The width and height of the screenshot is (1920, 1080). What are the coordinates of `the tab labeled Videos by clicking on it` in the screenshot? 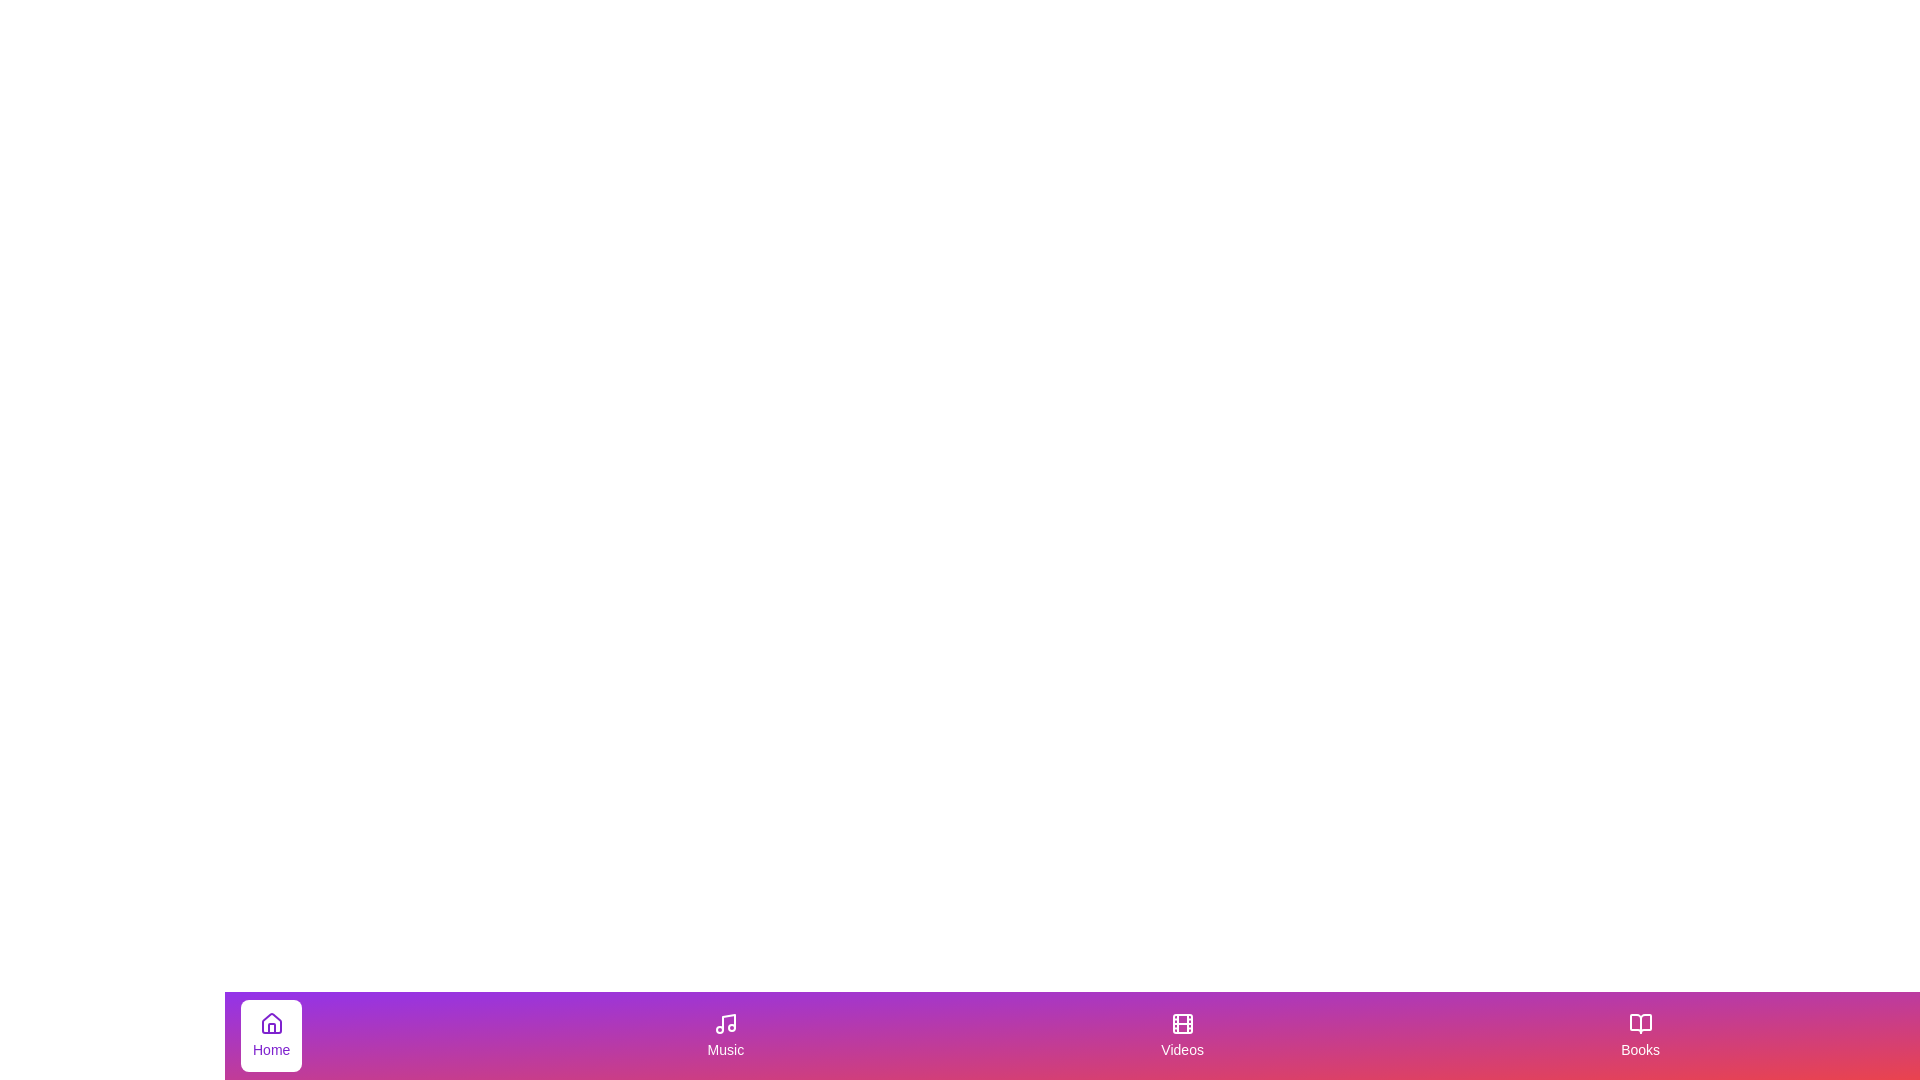 It's located at (1182, 1035).